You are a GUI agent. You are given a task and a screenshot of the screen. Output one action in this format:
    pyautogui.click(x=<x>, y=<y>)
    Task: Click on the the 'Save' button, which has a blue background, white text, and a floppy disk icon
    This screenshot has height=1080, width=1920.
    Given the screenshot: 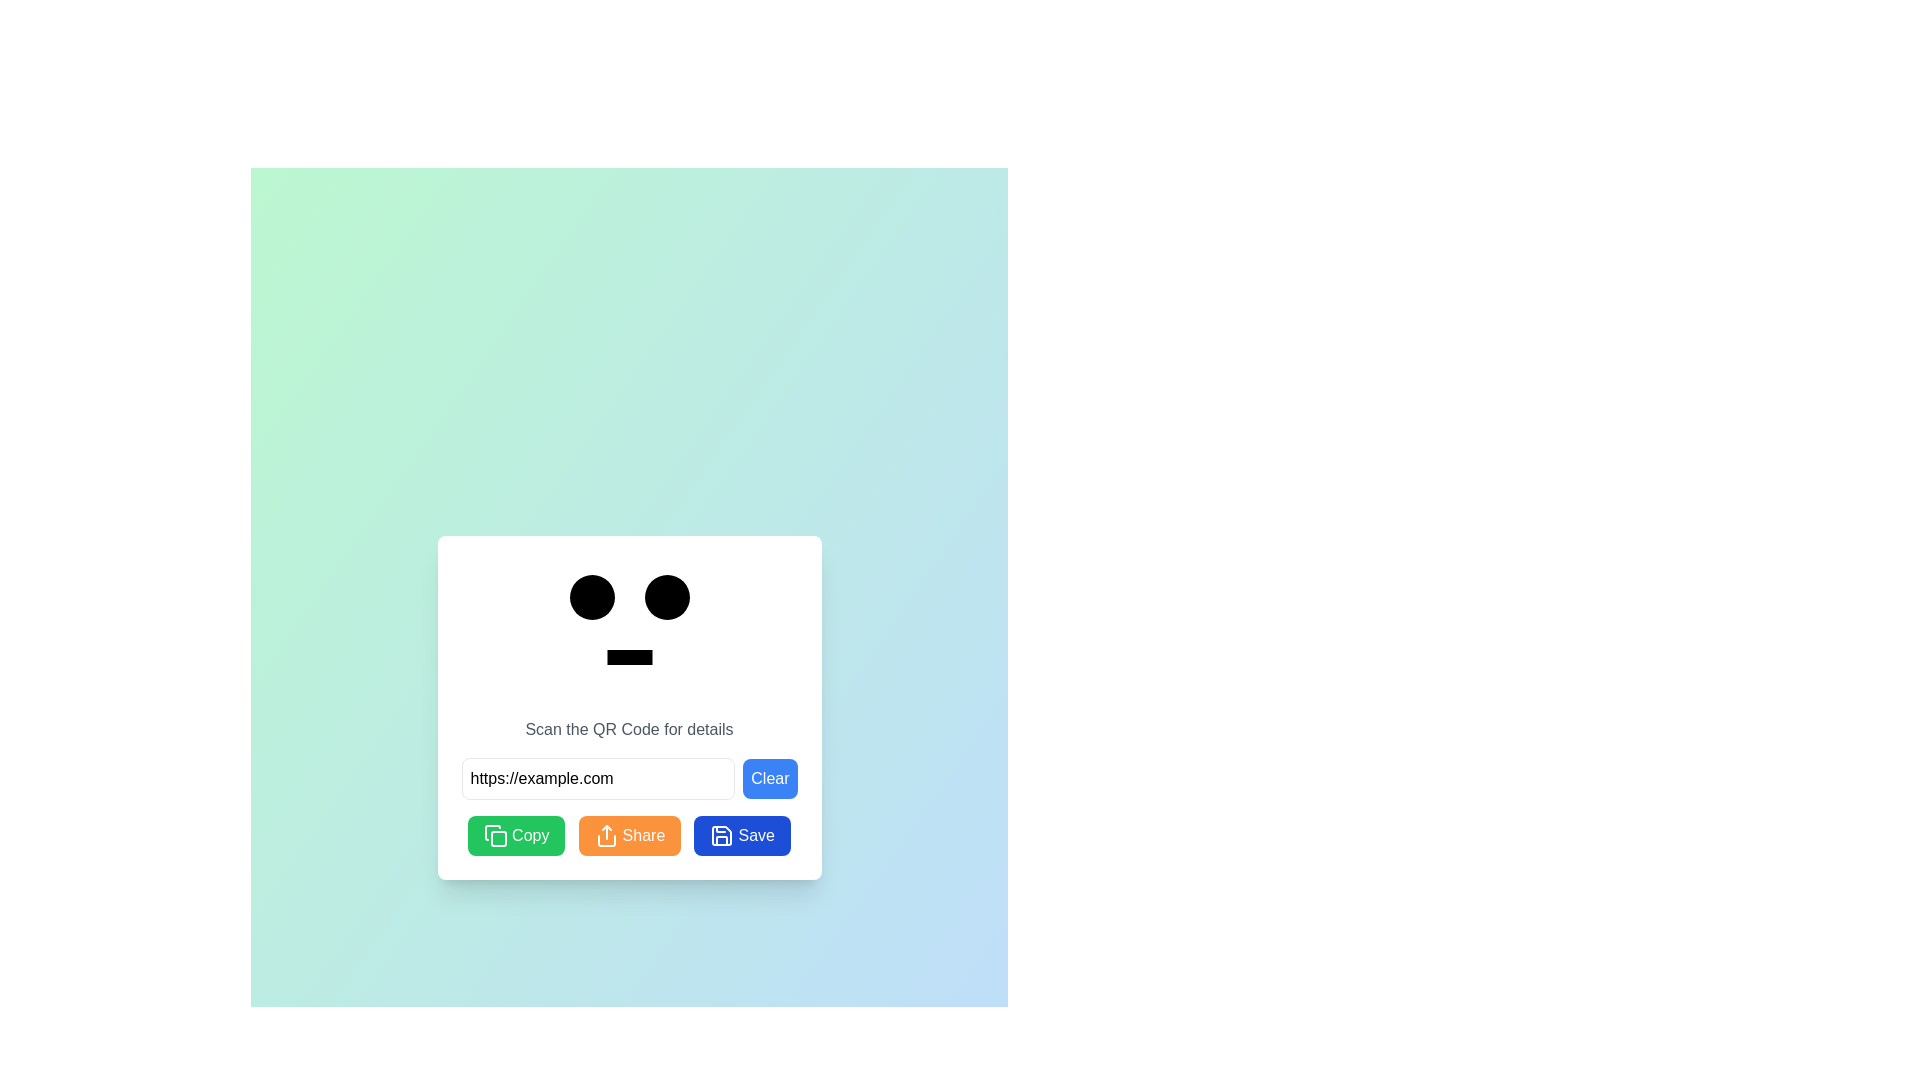 What is the action you would take?
    pyautogui.click(x=741, y=836)
    